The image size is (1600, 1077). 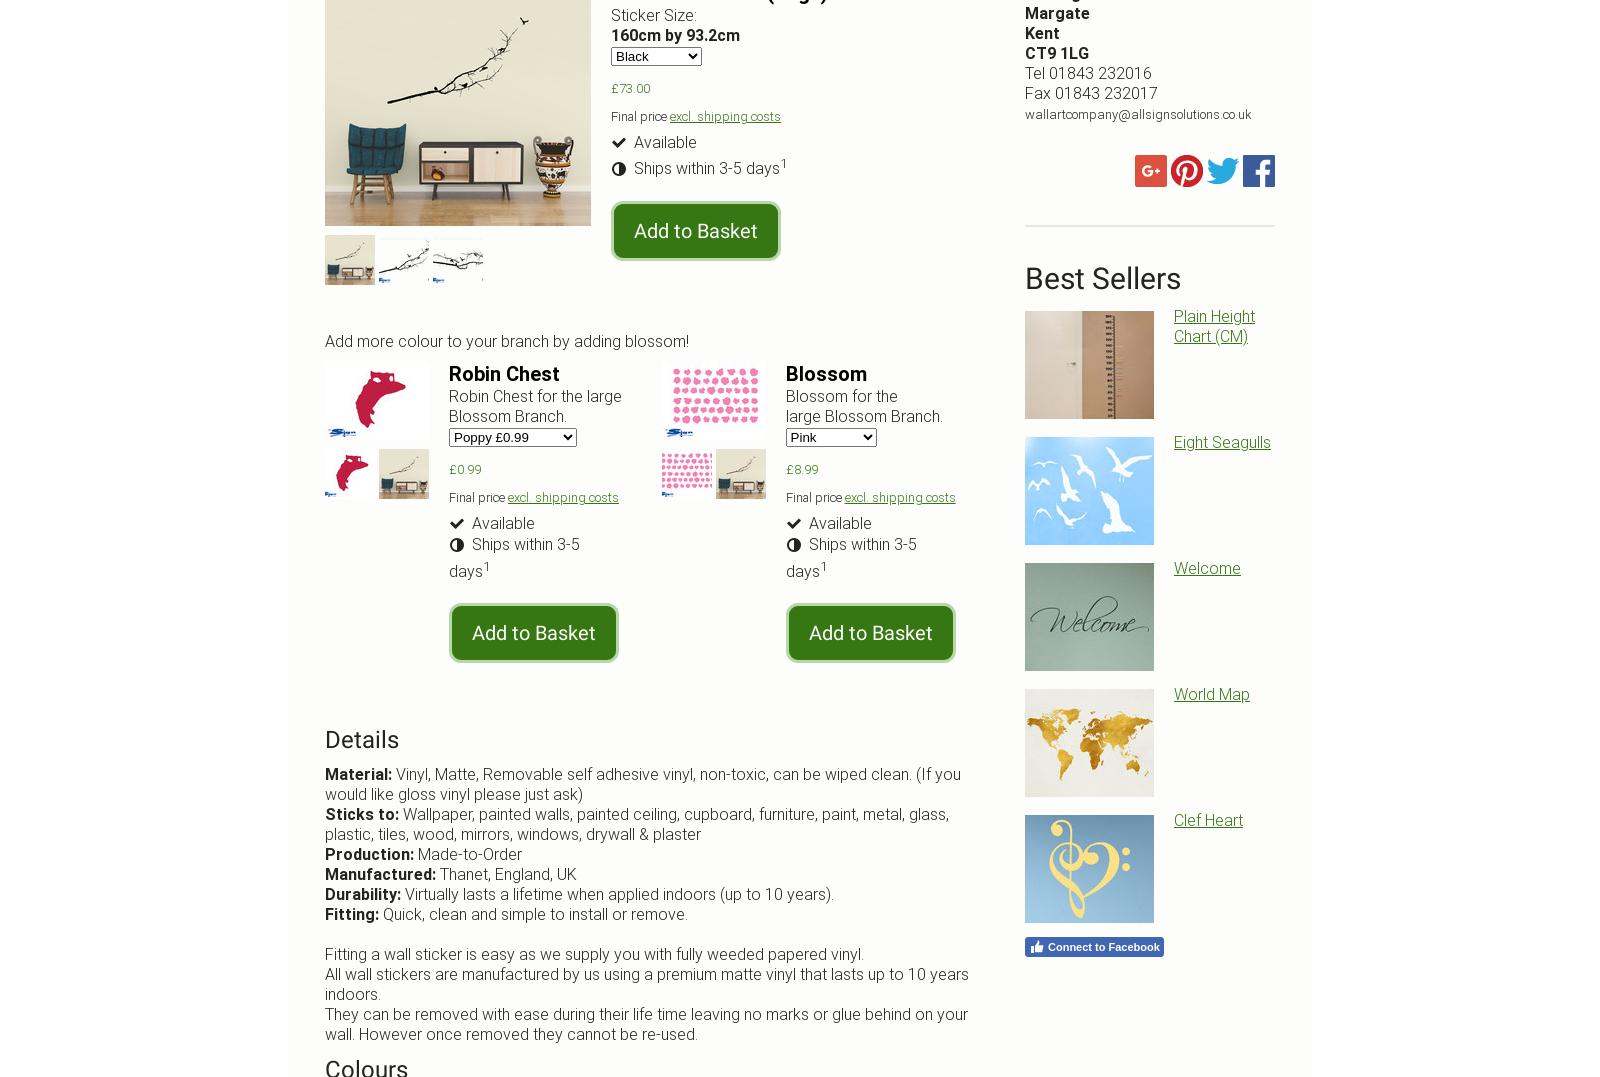 I want to click on 'Made-to-Order', so click(x=468, y=852).